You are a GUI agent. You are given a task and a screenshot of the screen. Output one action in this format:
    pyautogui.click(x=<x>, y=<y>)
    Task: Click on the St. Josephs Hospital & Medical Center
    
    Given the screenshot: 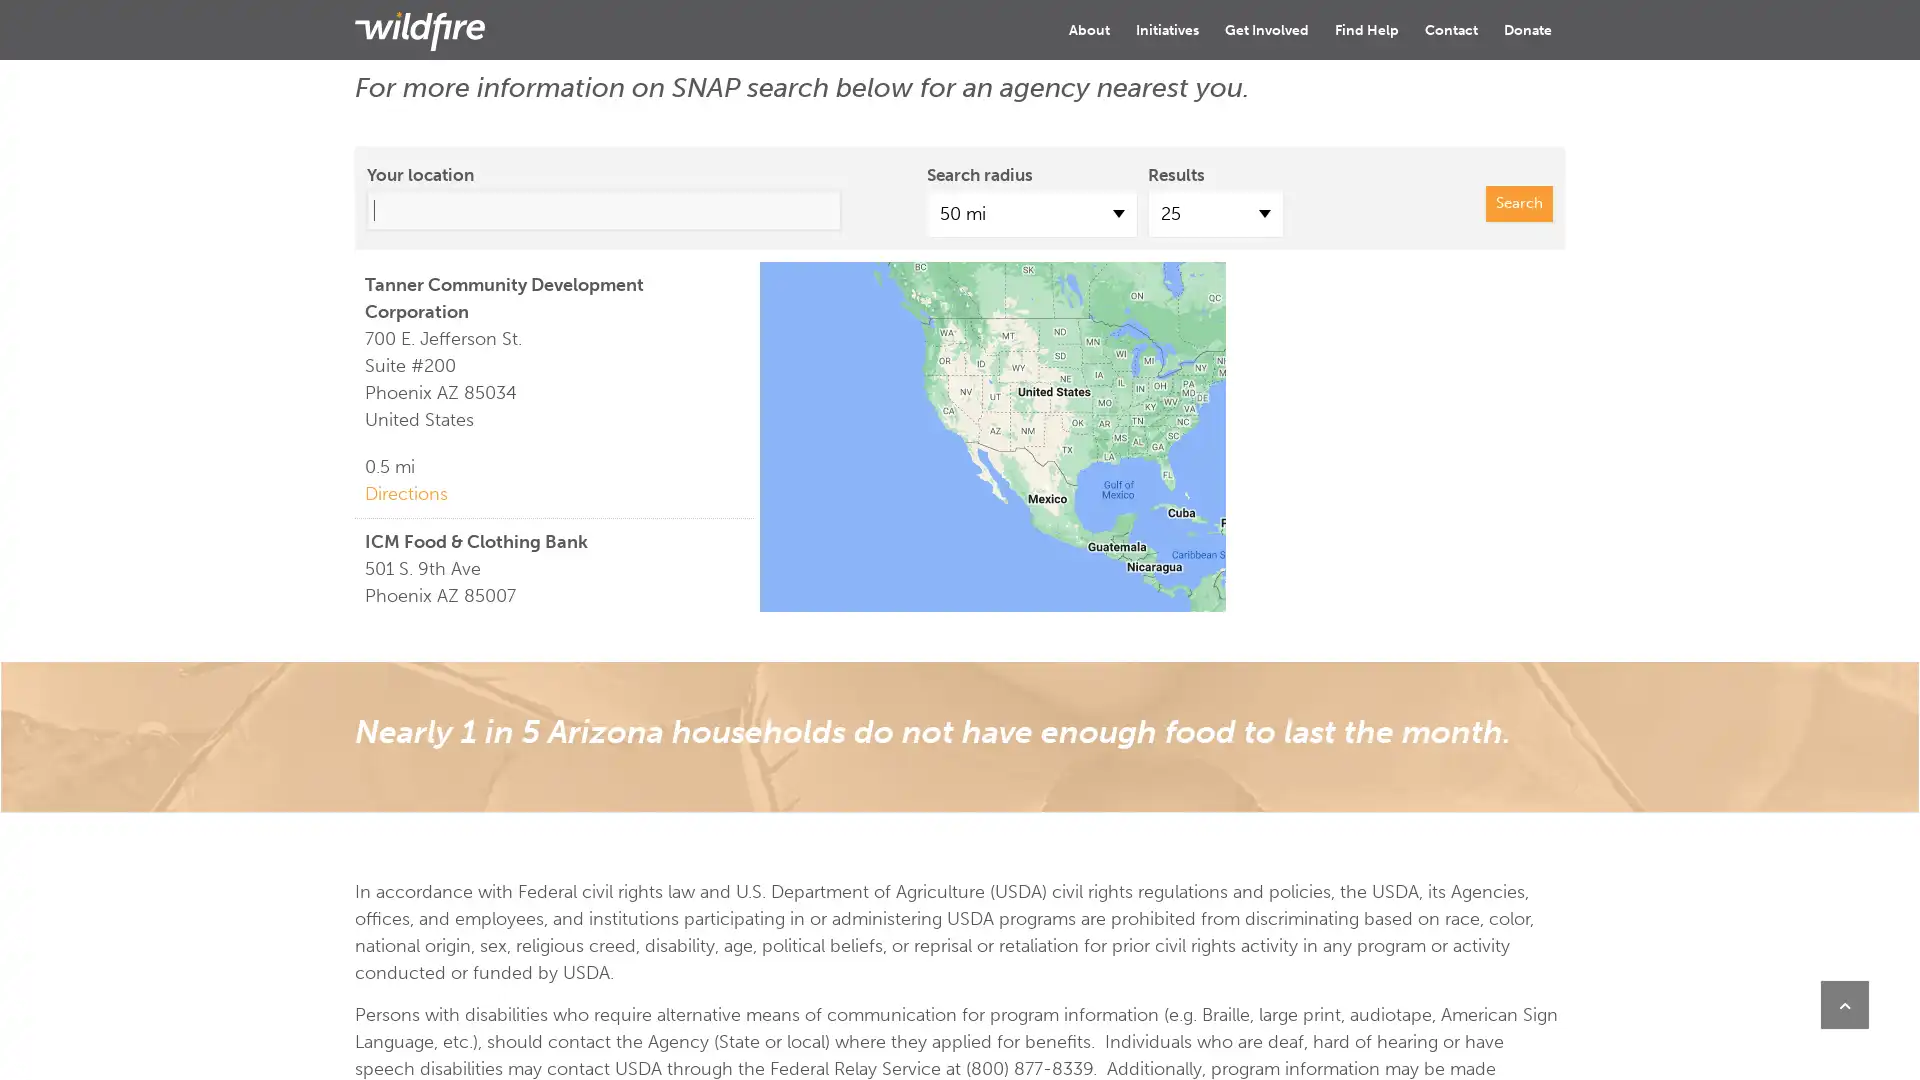 What is the action you would take?
    pyautogui.click(x=1148, y=395)
    